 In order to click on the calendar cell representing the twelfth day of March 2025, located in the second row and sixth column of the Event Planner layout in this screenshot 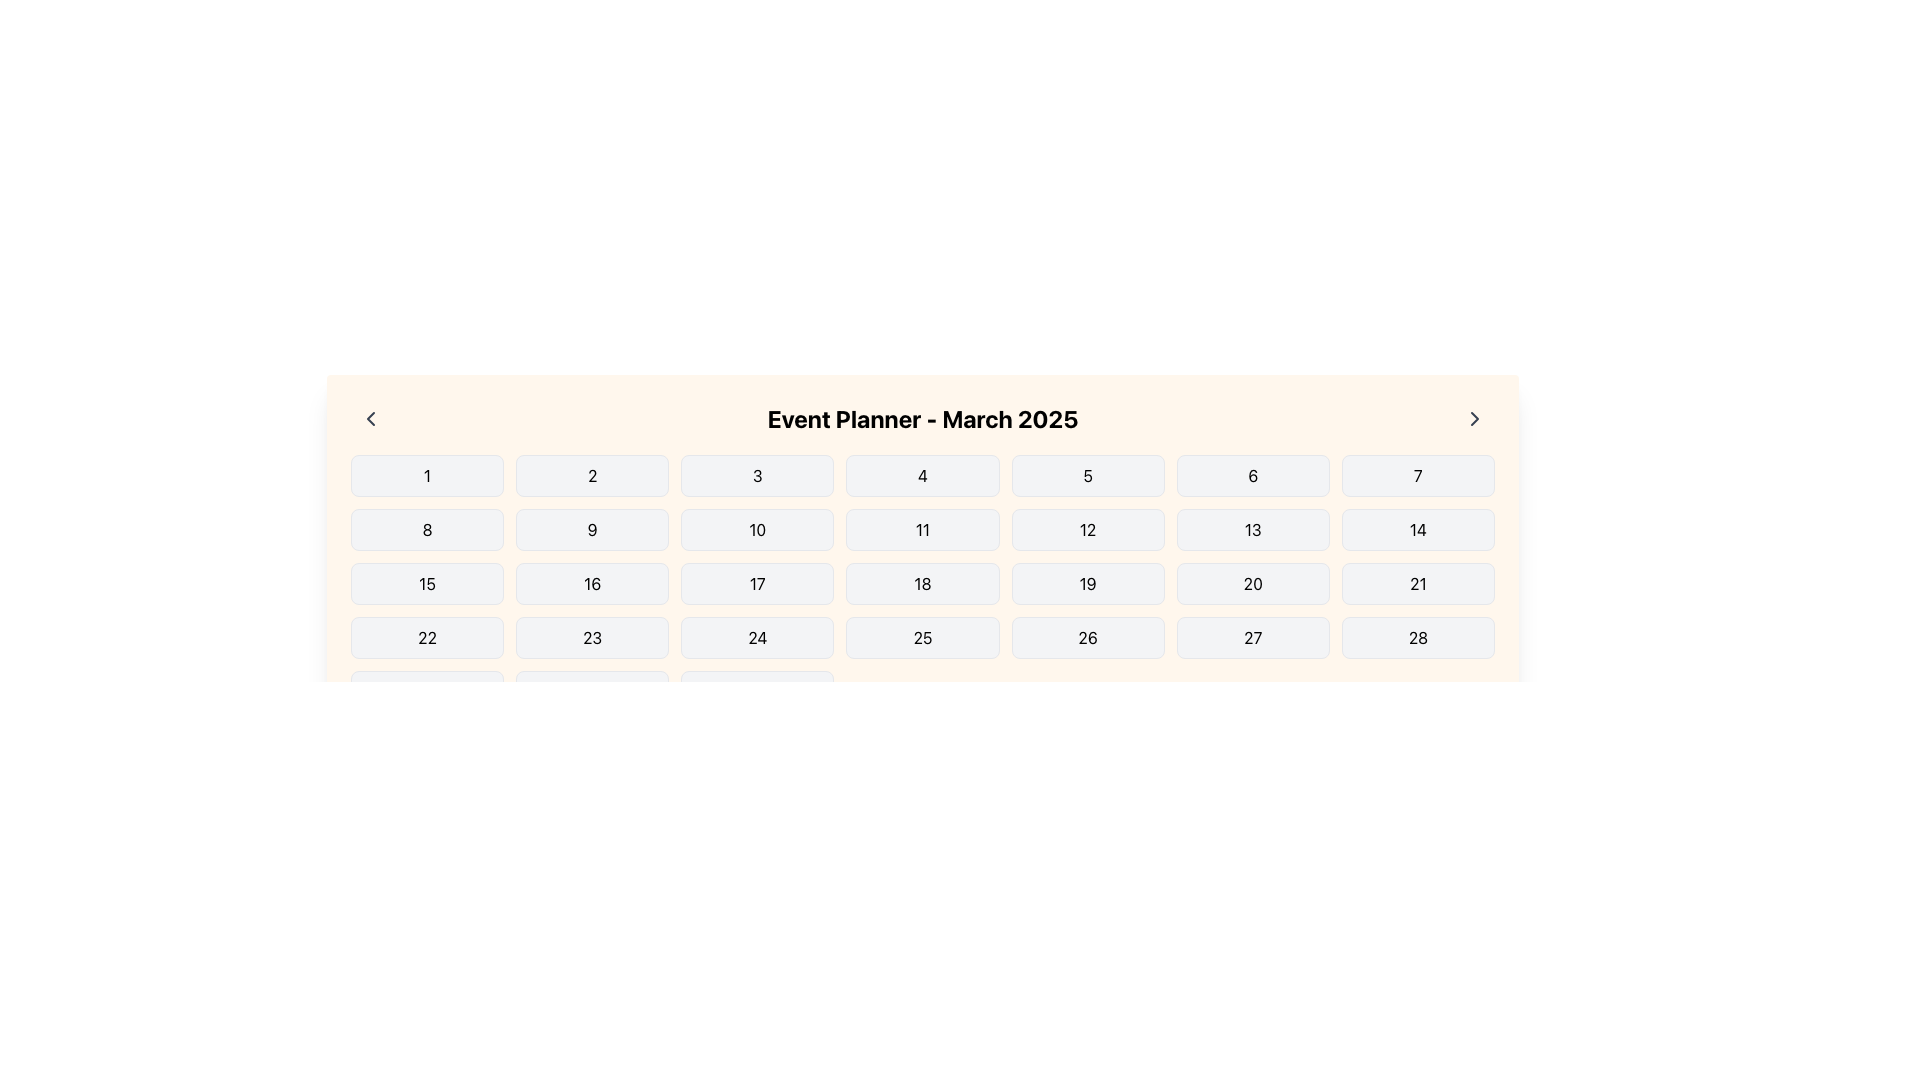, I will do `click(1087, 528)`.